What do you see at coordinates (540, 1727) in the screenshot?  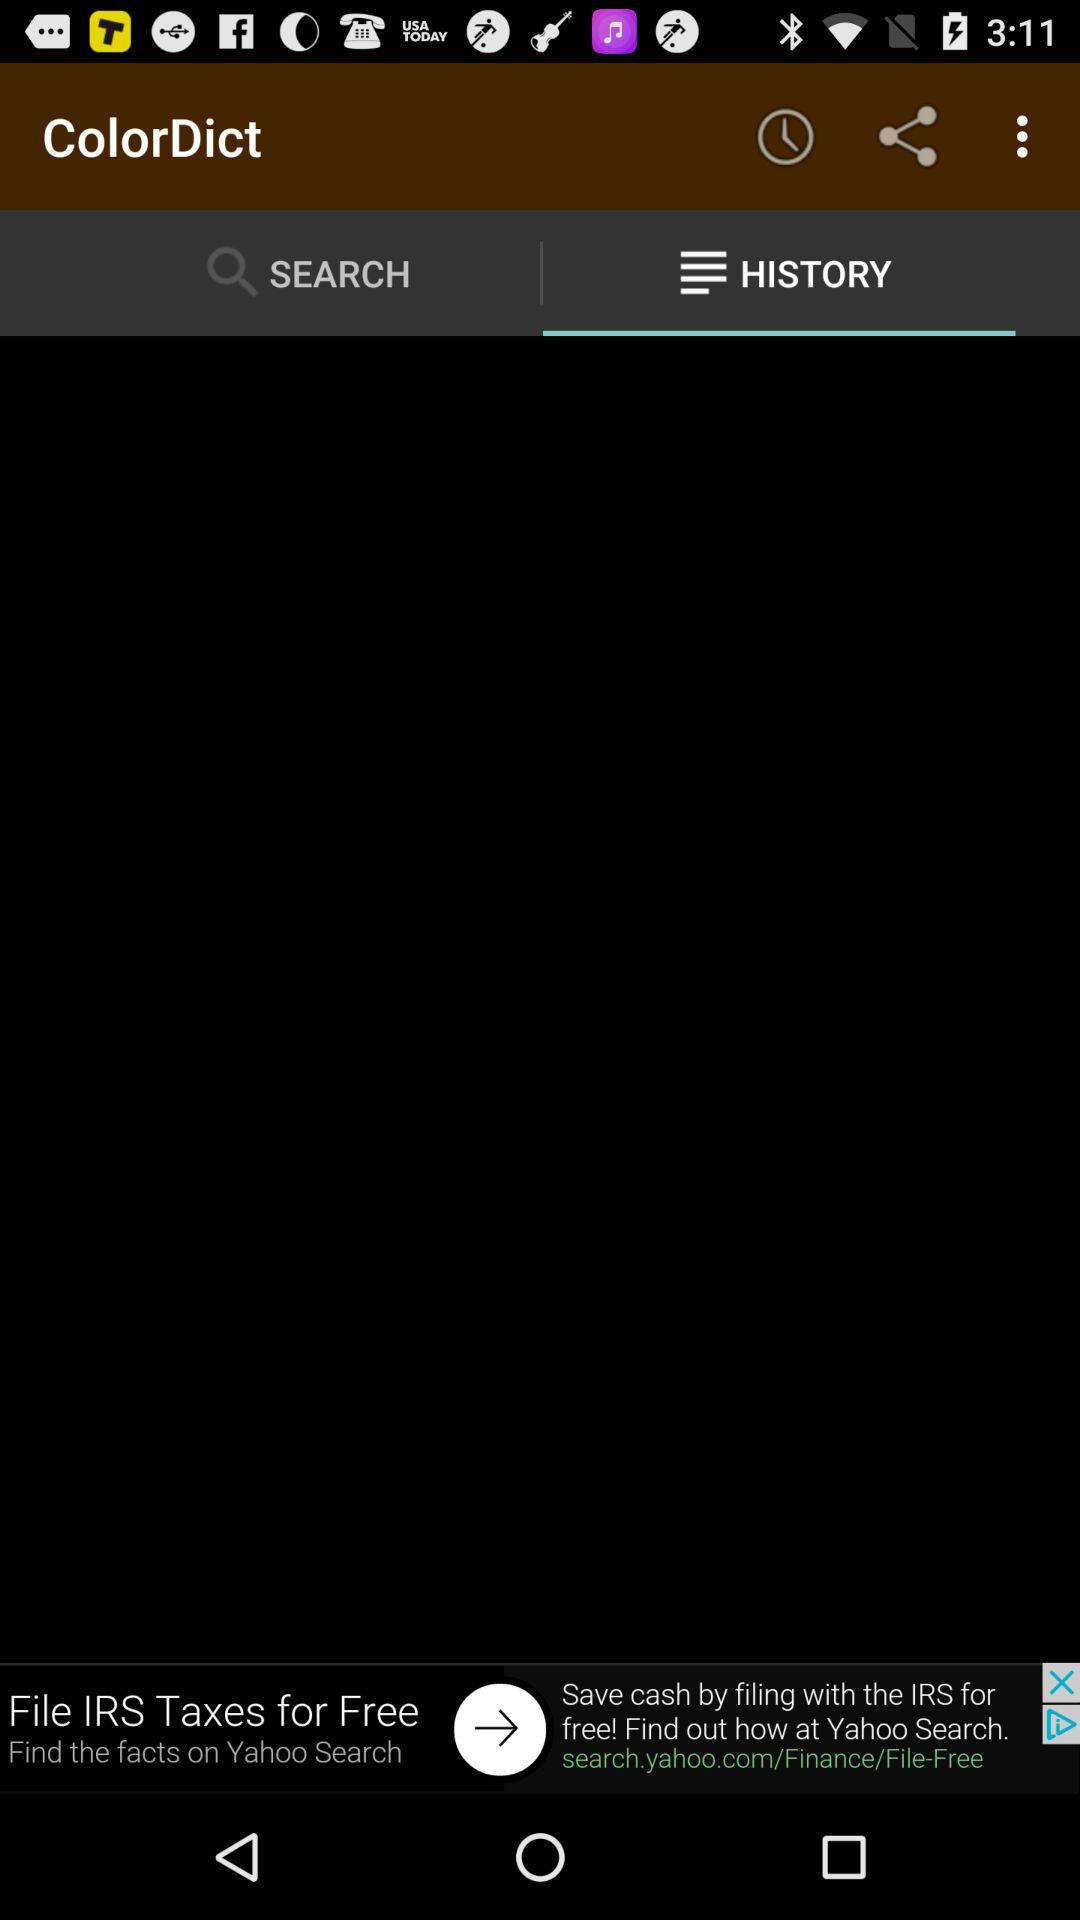 I see `back` at bounding box center [540, 1727].